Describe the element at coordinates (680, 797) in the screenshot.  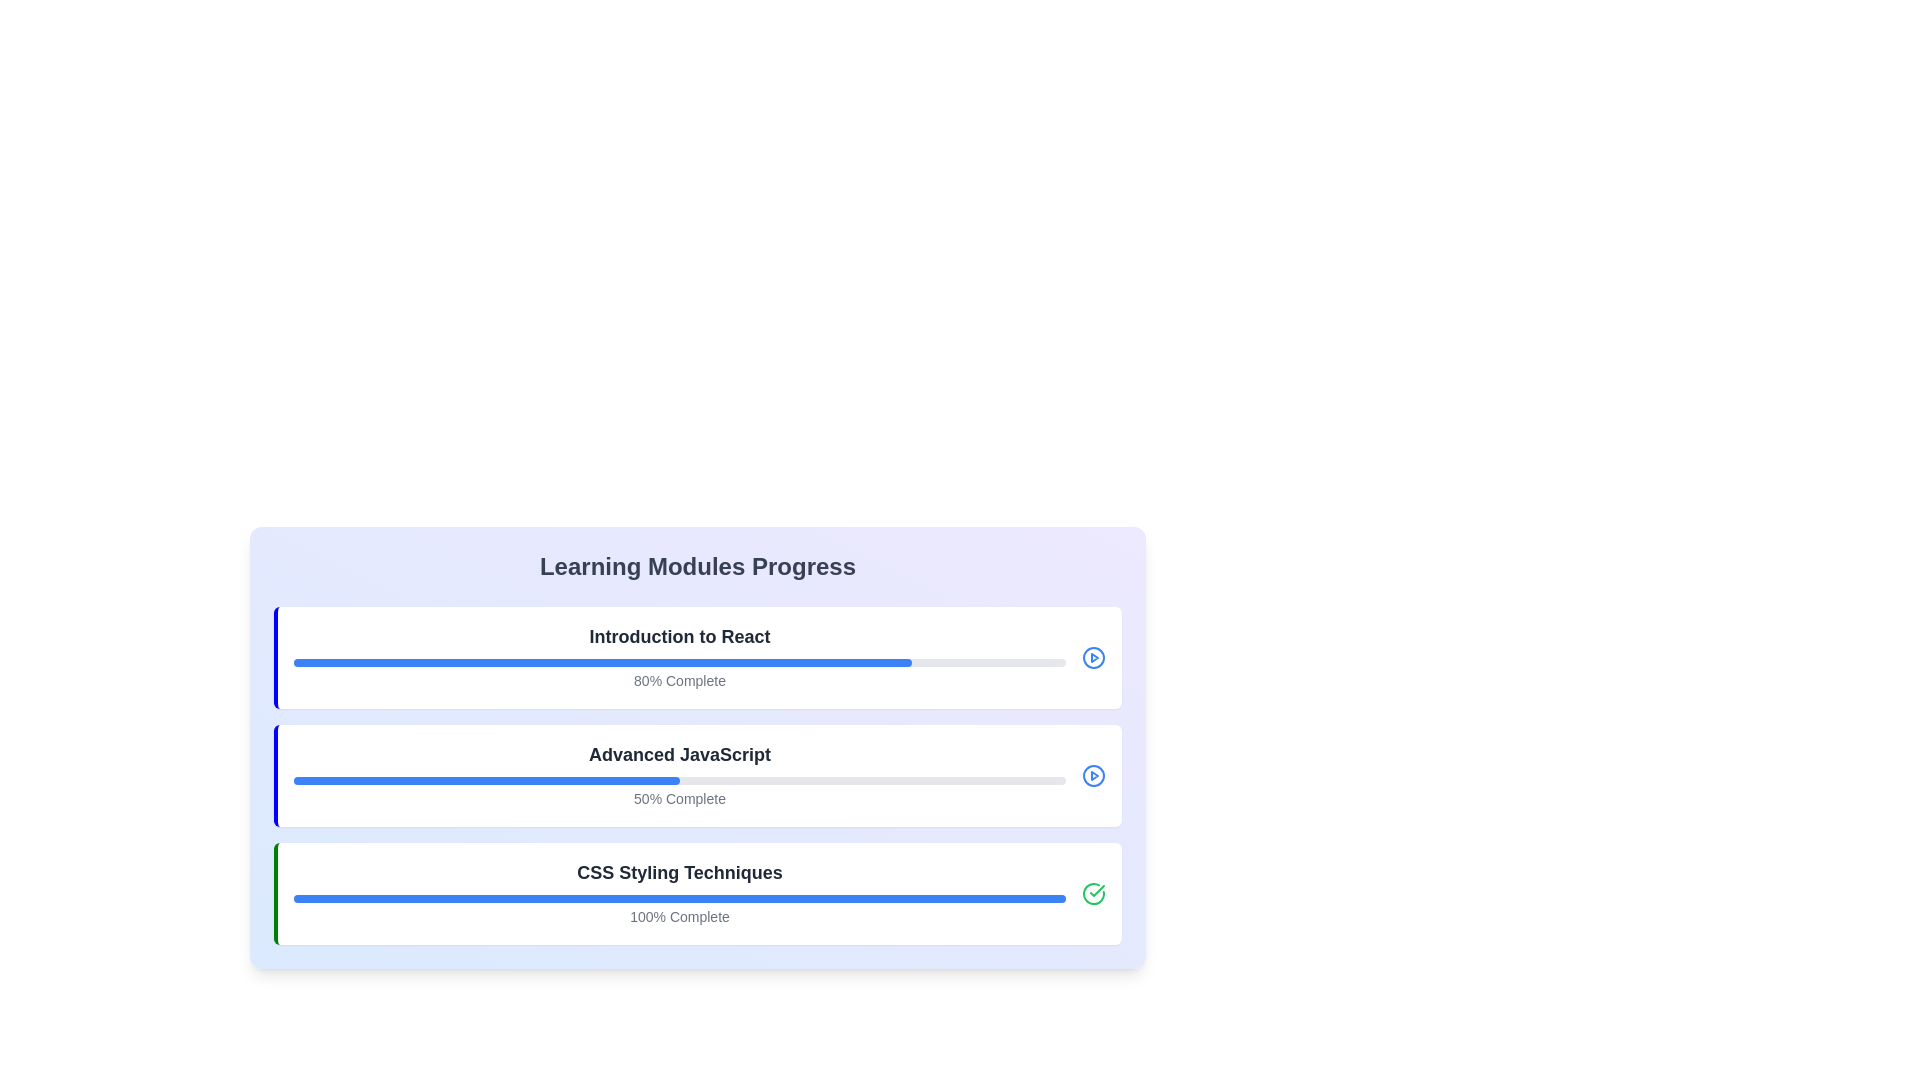
I see `the text label displaying '50% Complete' which is positioned below the blue progress bar for the 'Advanced JavaScript' module` at that location.